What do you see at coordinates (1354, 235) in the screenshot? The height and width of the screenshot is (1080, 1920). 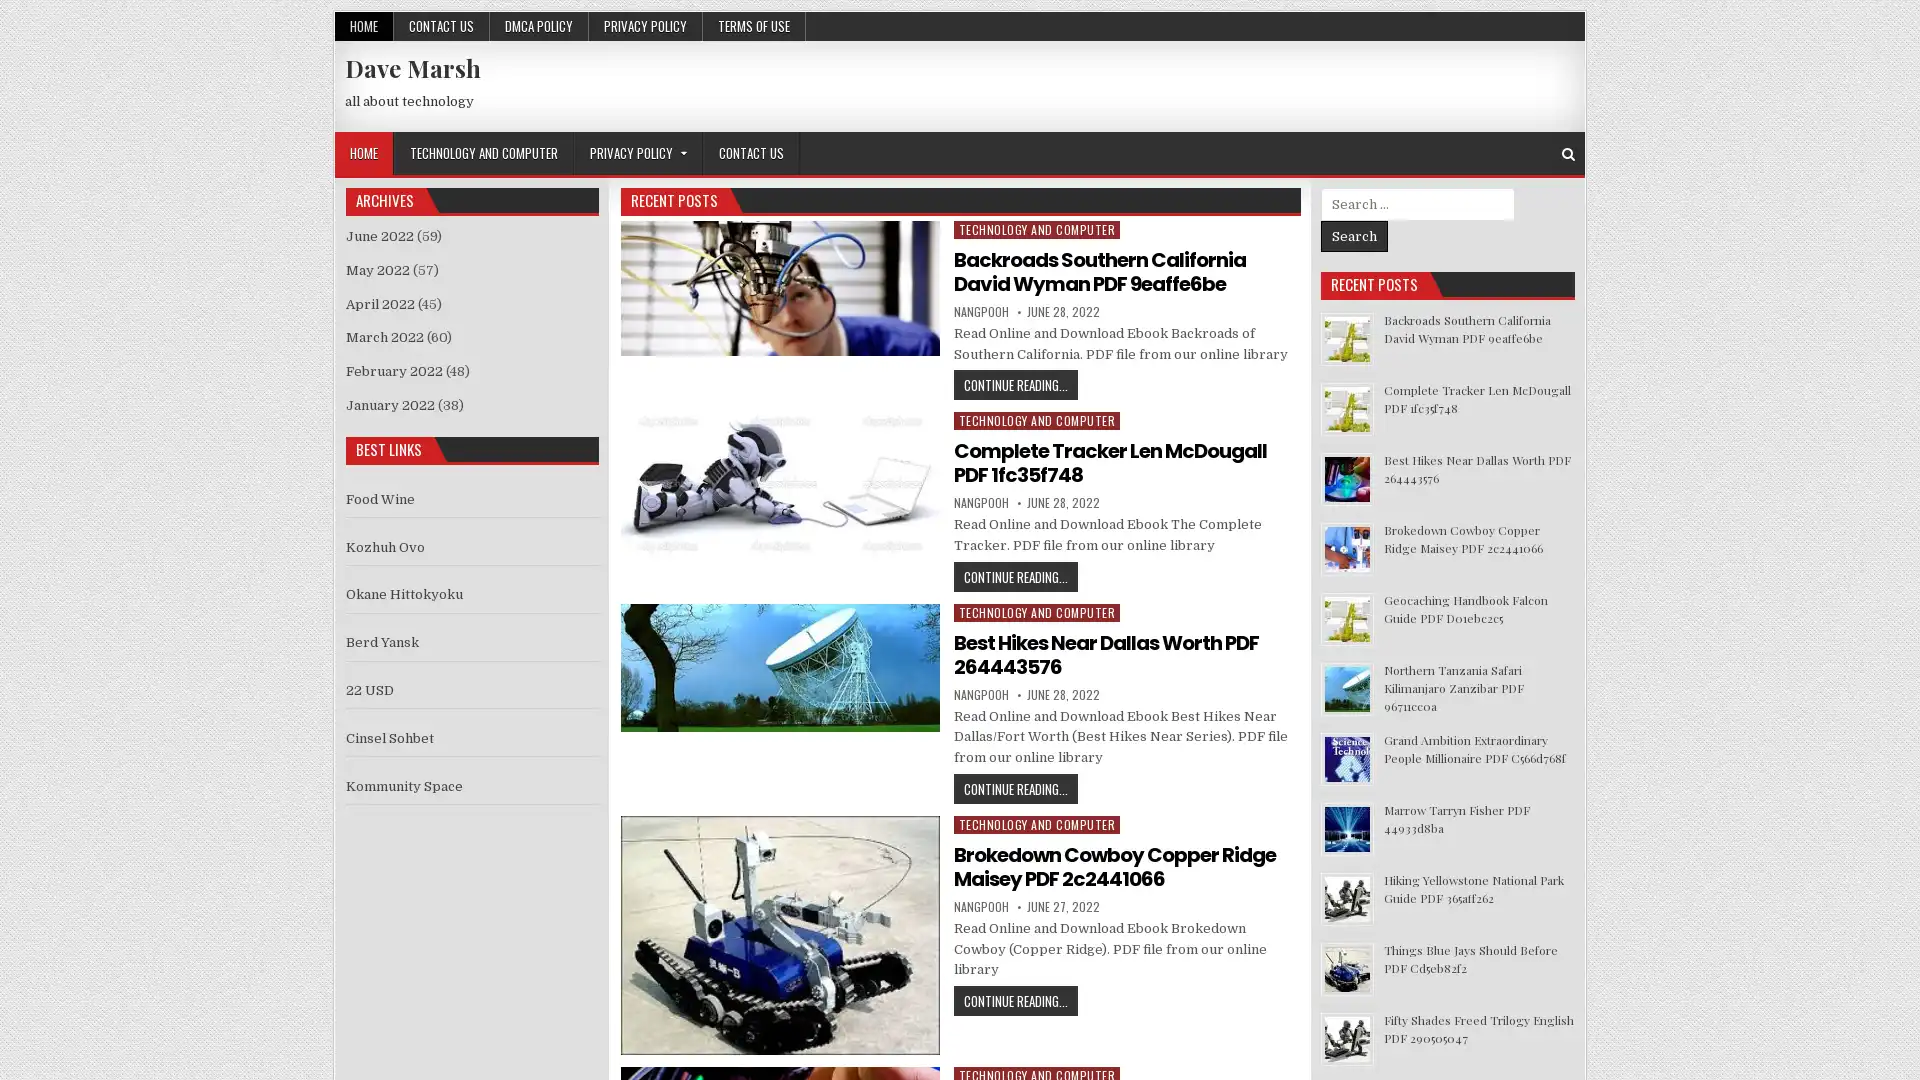 I see `Search` at bounding box center [1354, 235].